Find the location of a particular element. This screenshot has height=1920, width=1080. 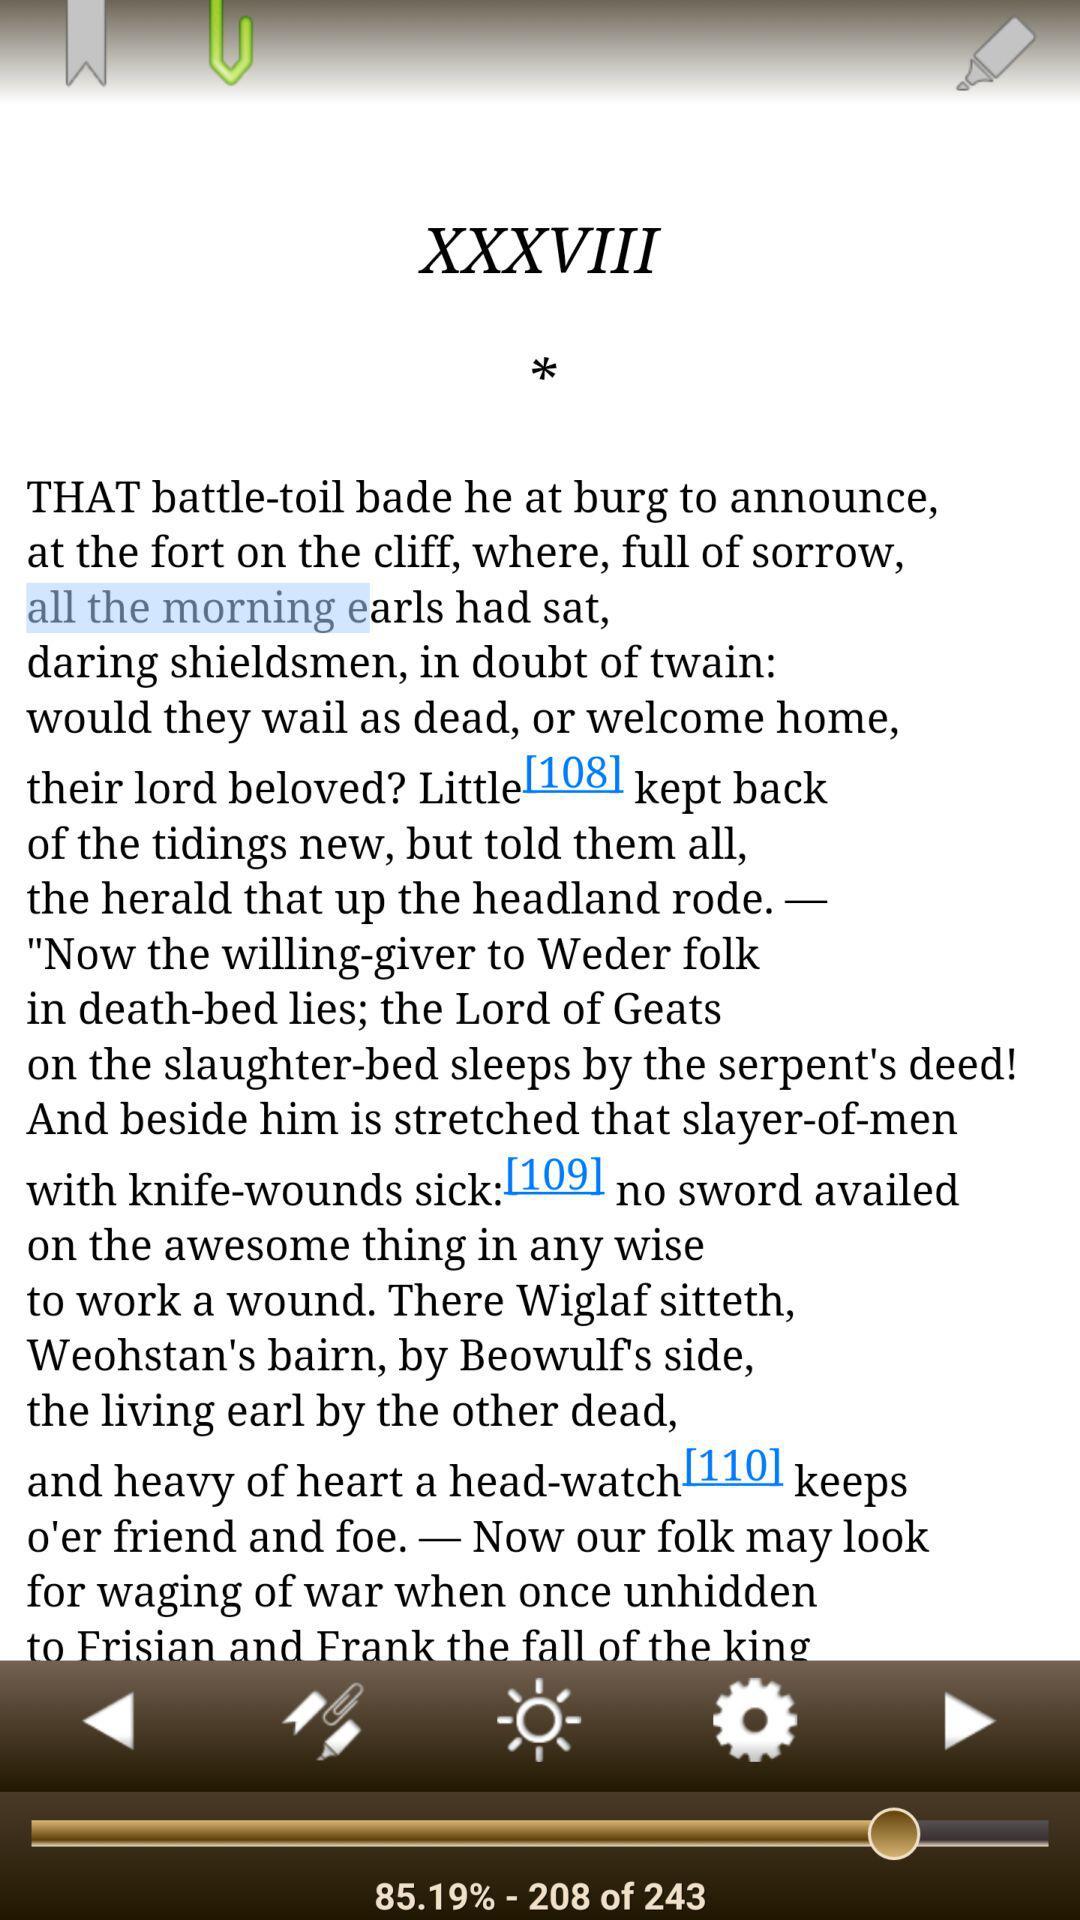

file option is located at coordinates (227, 45).